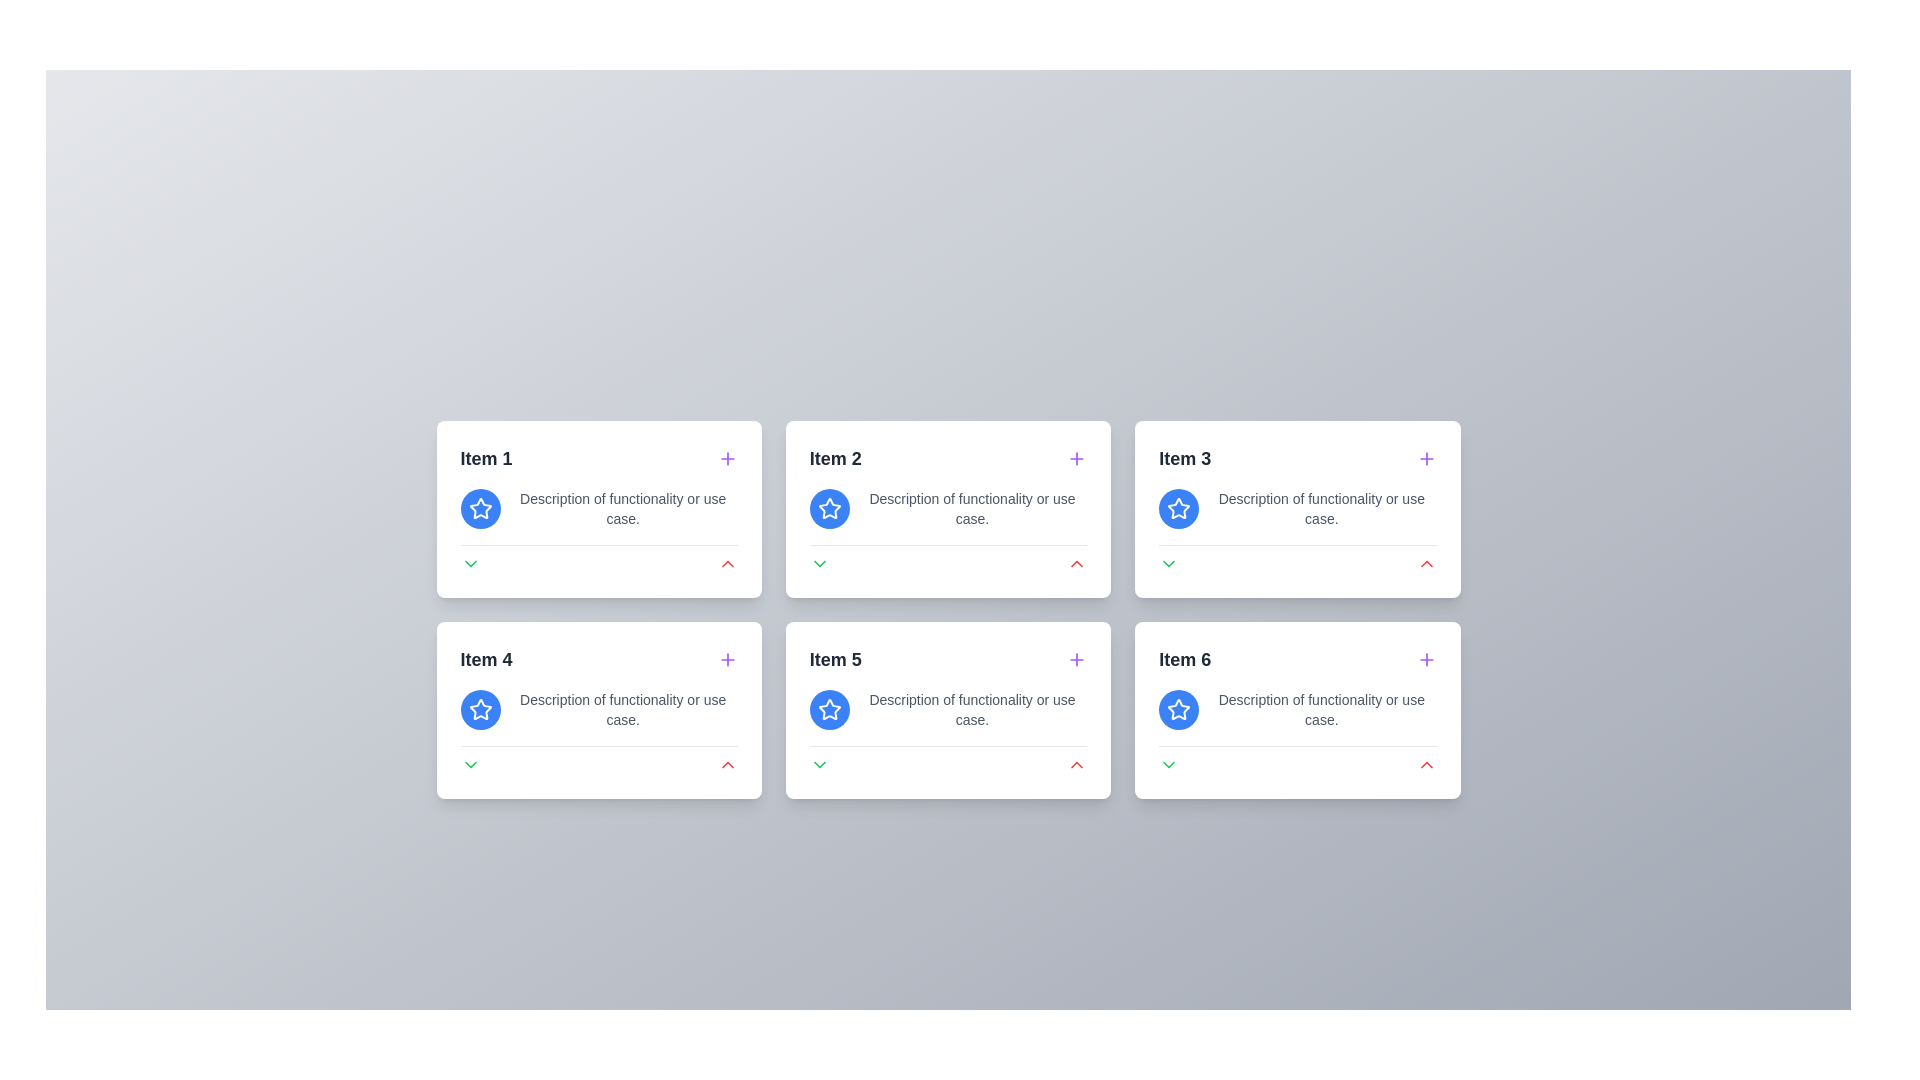 This screenshot has width=1920, height=1080. I want to click on the text label that displays 'Description of functionality or use case.' located in the second card of the top row, centered below a blue circular icon with a white star symbol, so click(972, 508).